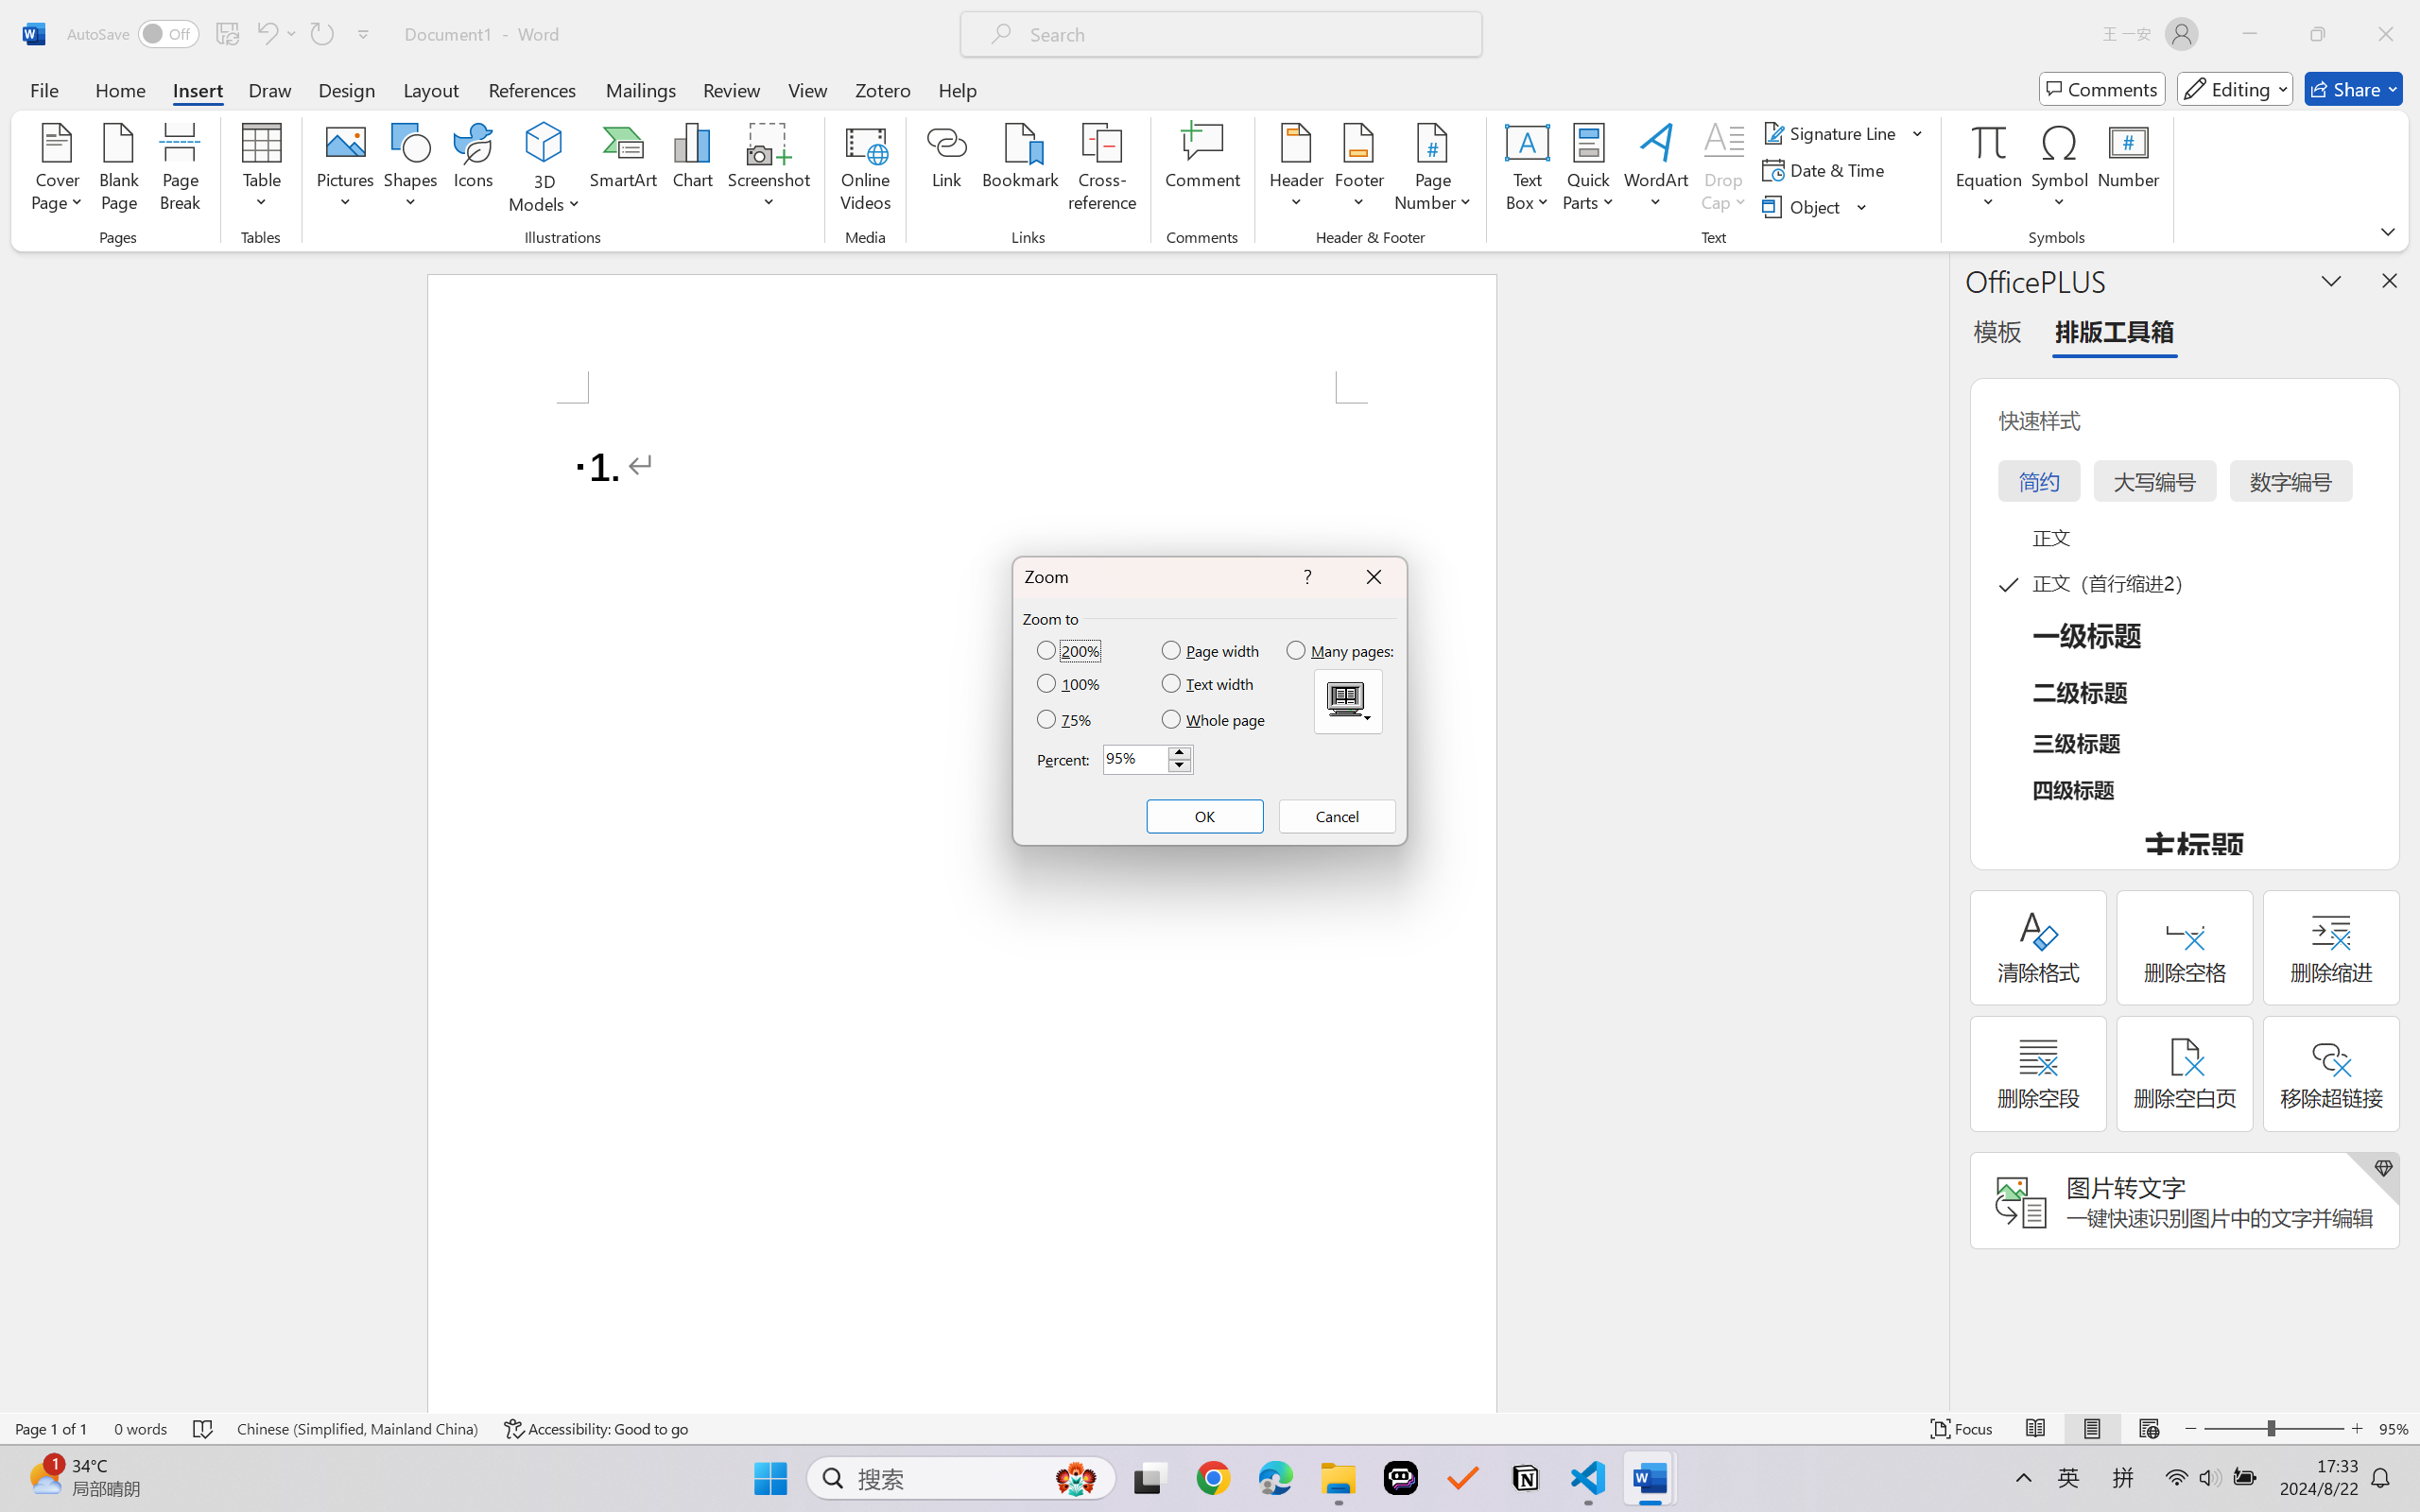 The height and width of the screenshot is (1512, 2420). Describe the element at coordinates (1655, 170) in the screenshot. I see `'WordArt'` at that location.